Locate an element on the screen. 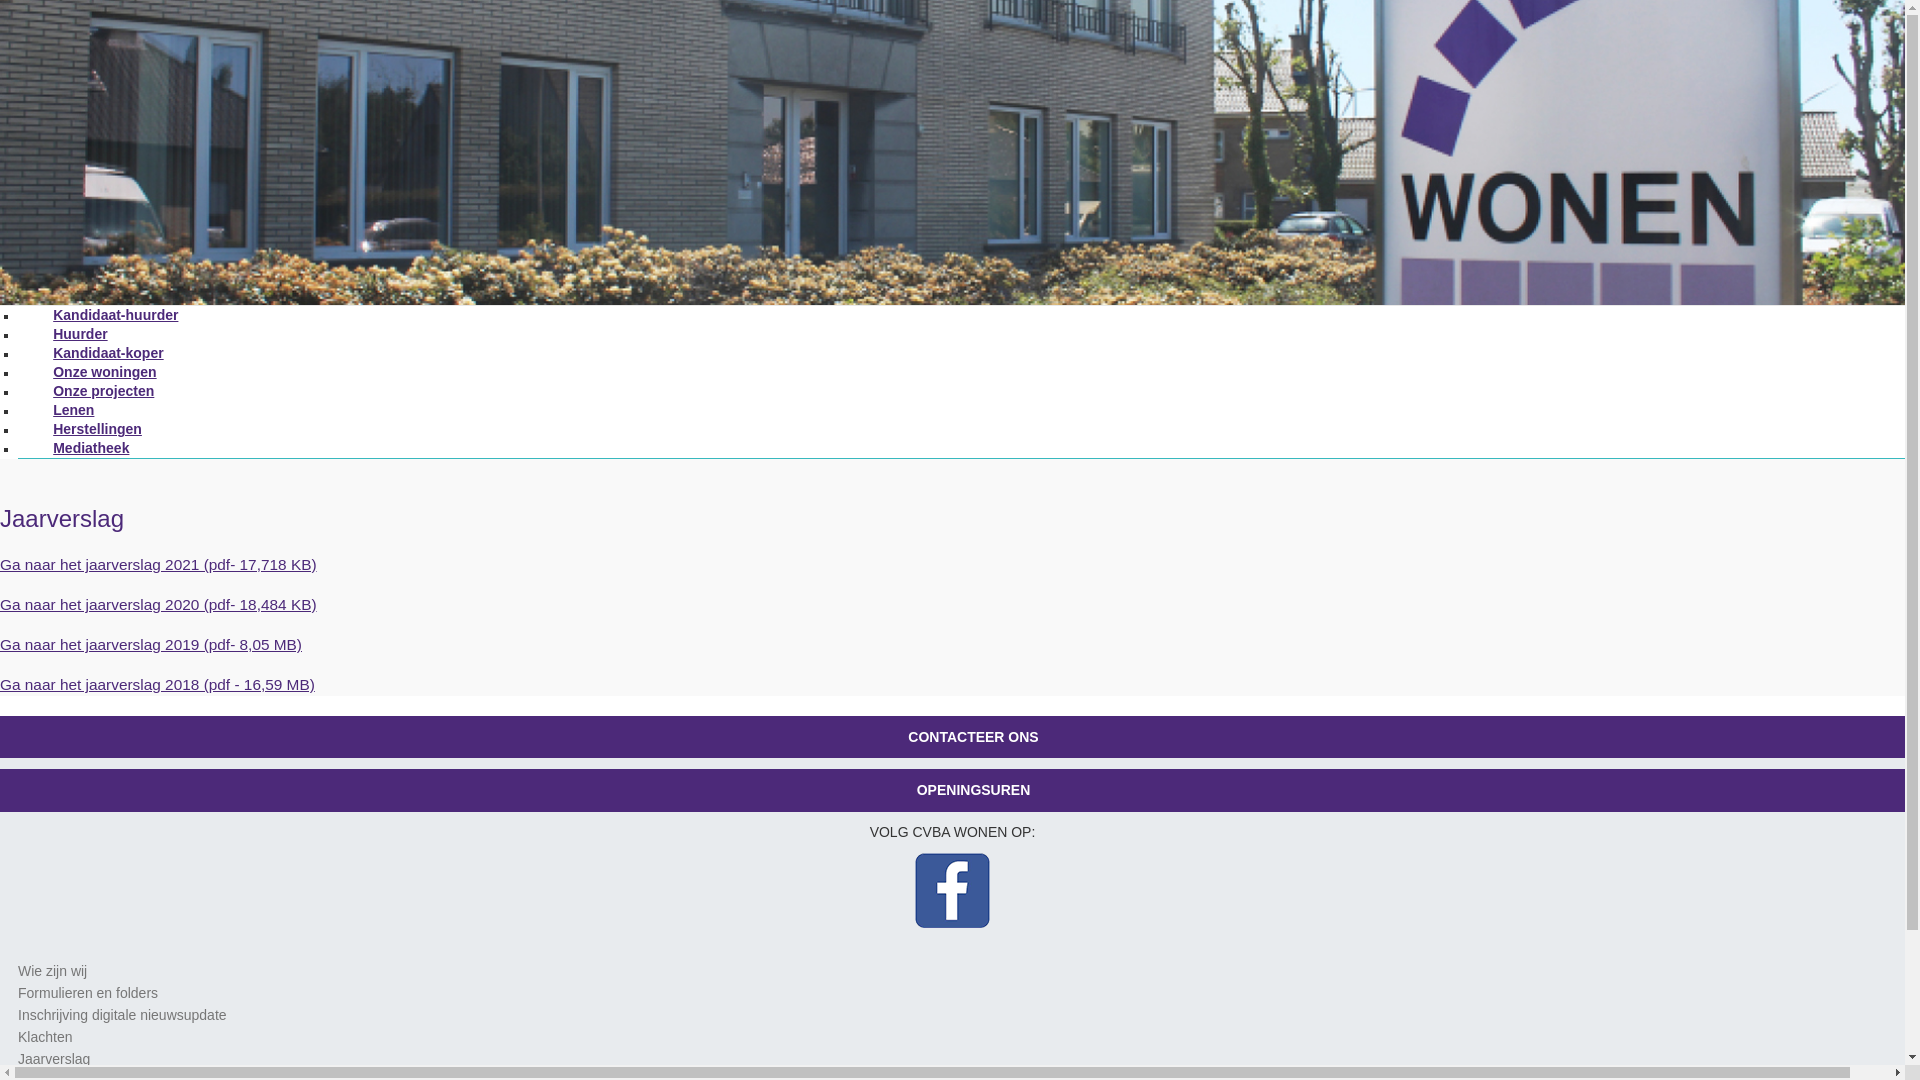  'Ga naar het jaarverslag 2018 (pdf - 16,59 MB)' is located at coordinates (156, 683).